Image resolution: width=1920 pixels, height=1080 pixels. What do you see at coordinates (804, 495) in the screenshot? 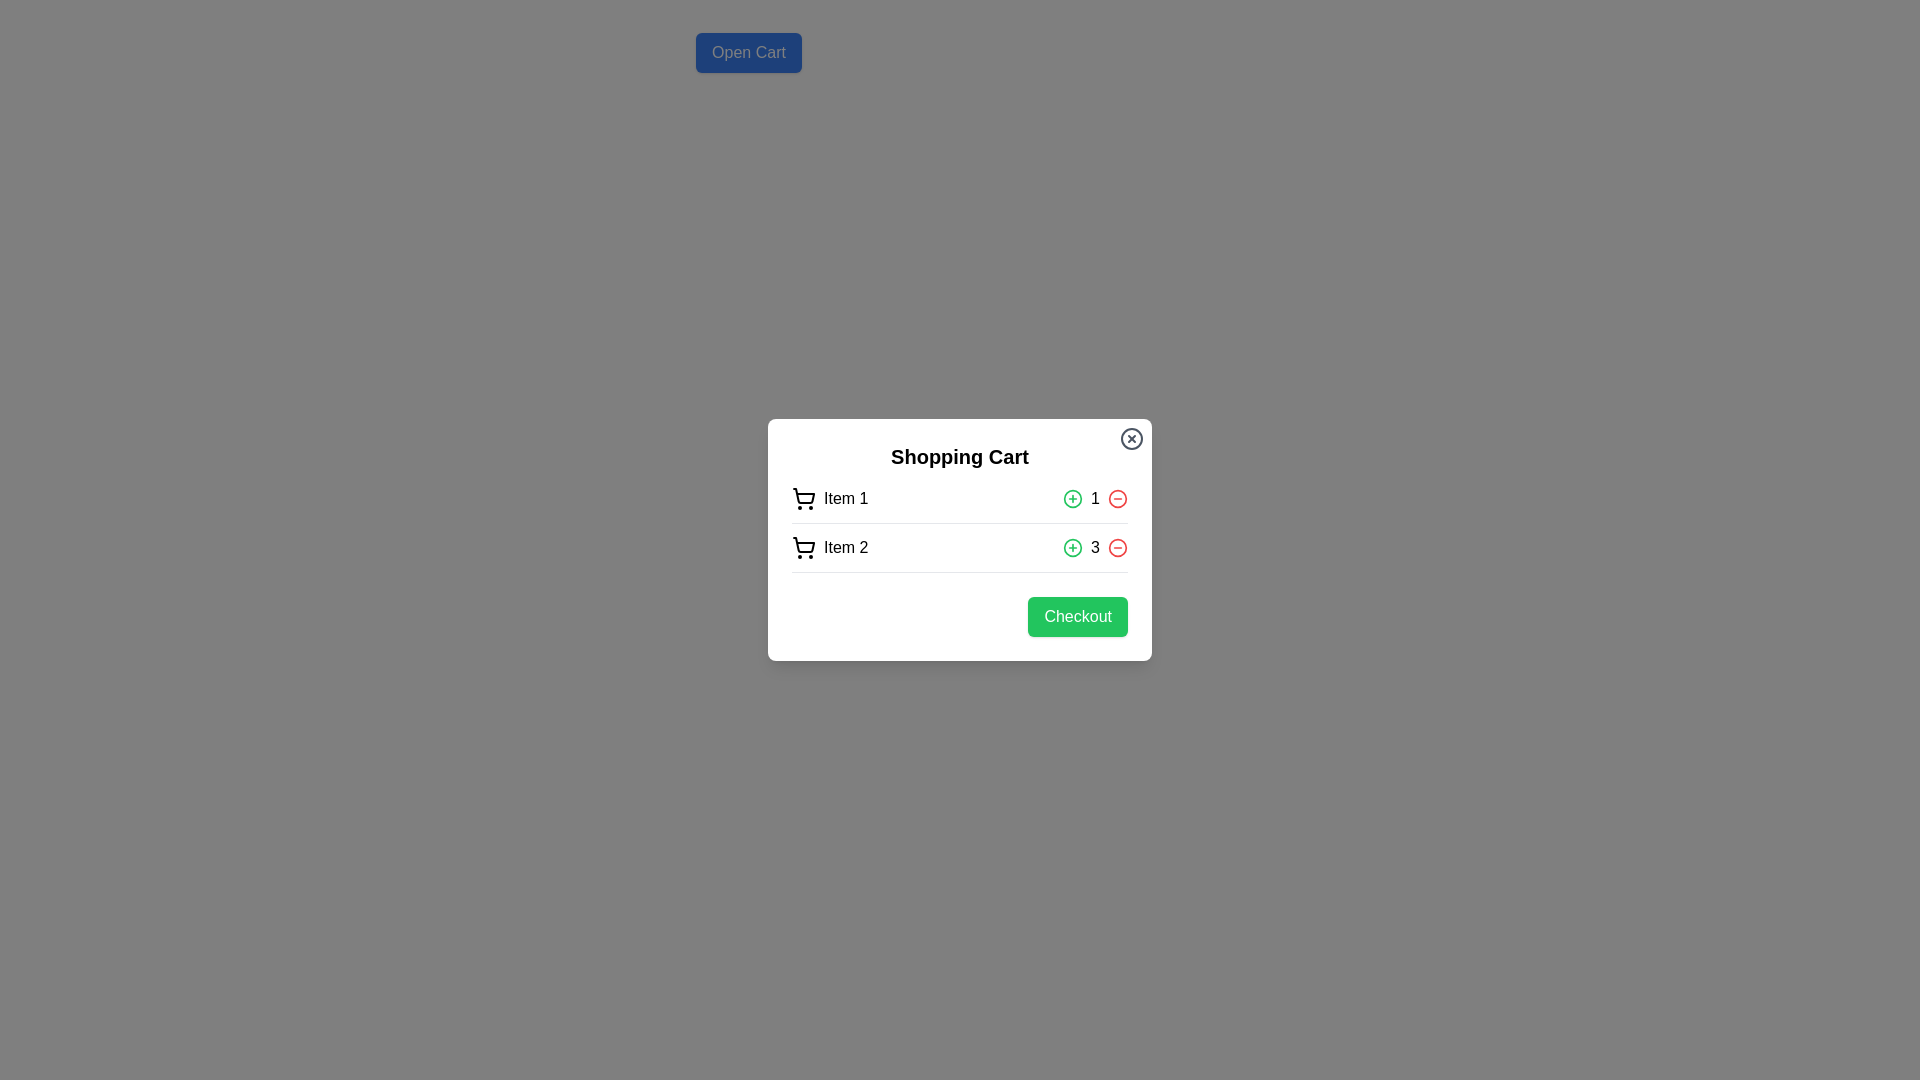
I see `the shopping cart icon, which is a minimalistic outlined representation located next to the text 'Item 1' in the 'Shopping Cart' dialog` at bounding box center [804, 495].